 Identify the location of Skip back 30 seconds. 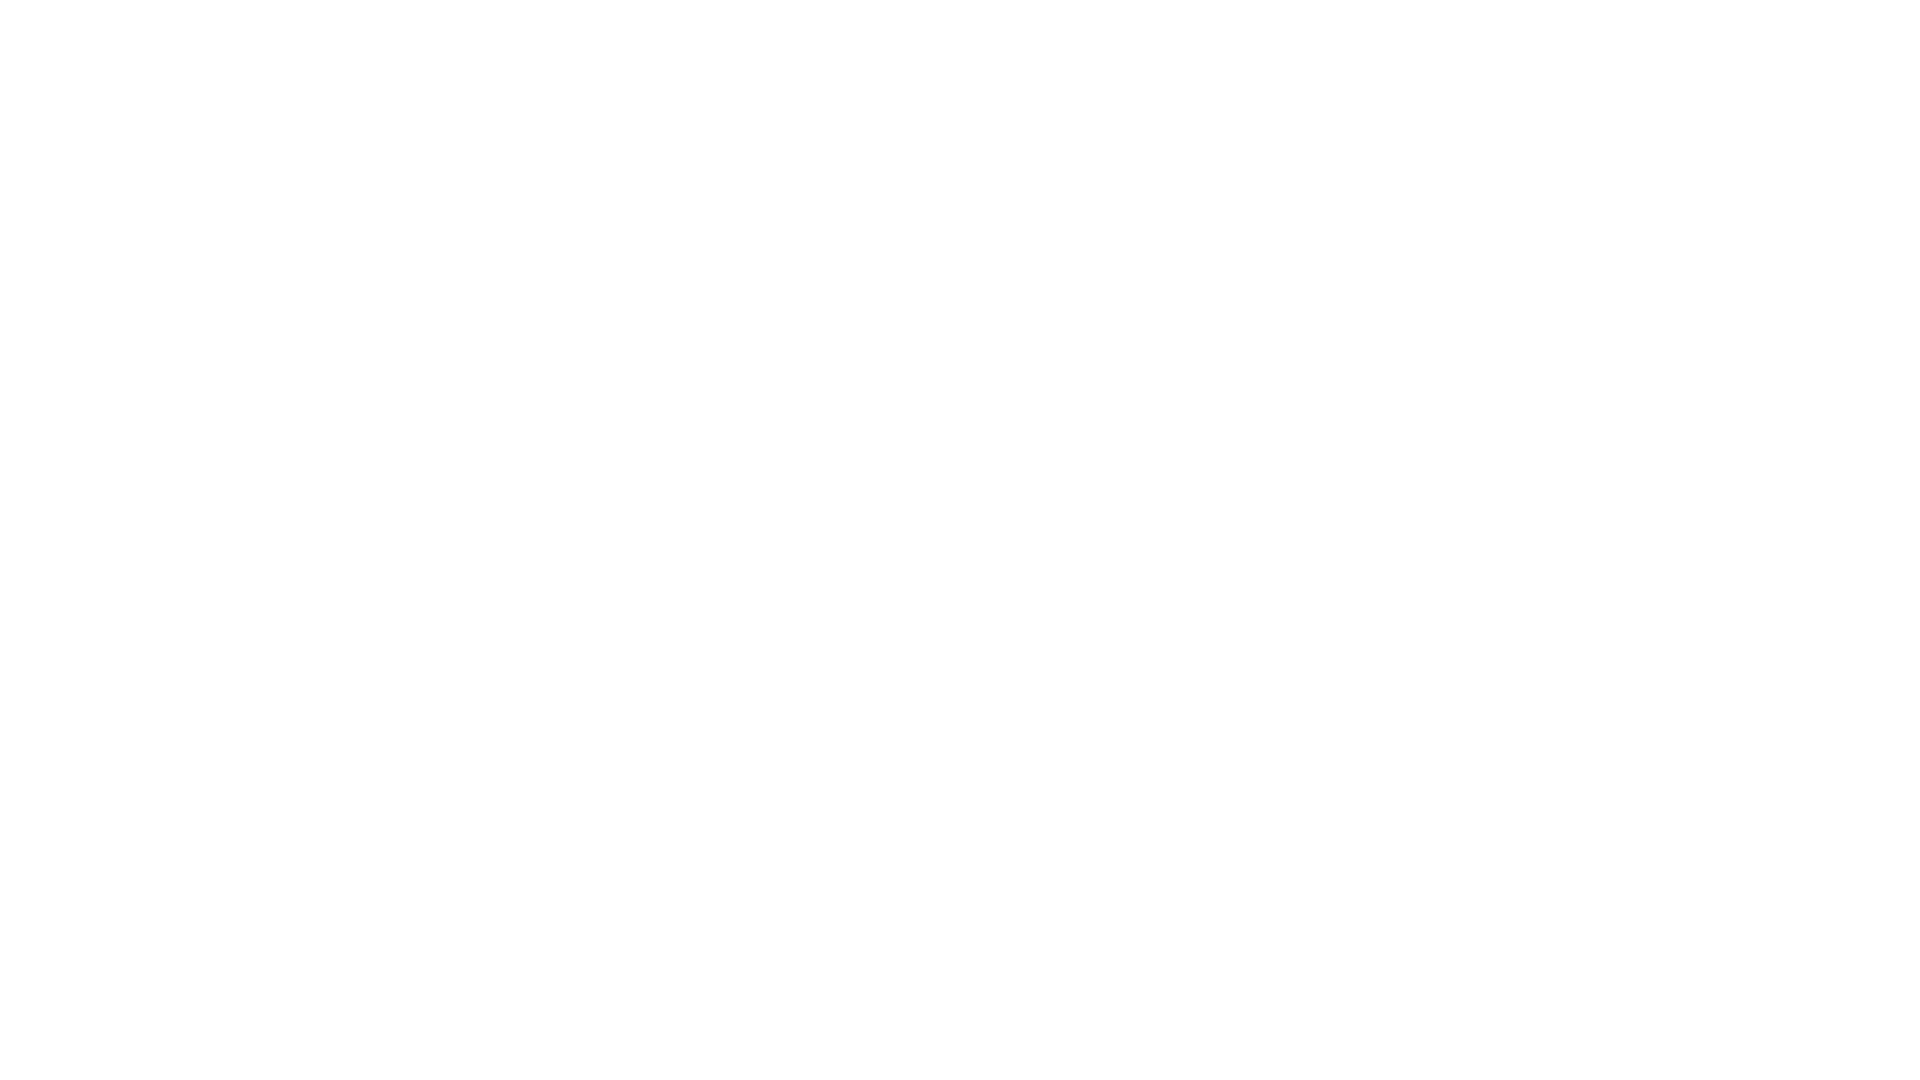
(76, 1039).